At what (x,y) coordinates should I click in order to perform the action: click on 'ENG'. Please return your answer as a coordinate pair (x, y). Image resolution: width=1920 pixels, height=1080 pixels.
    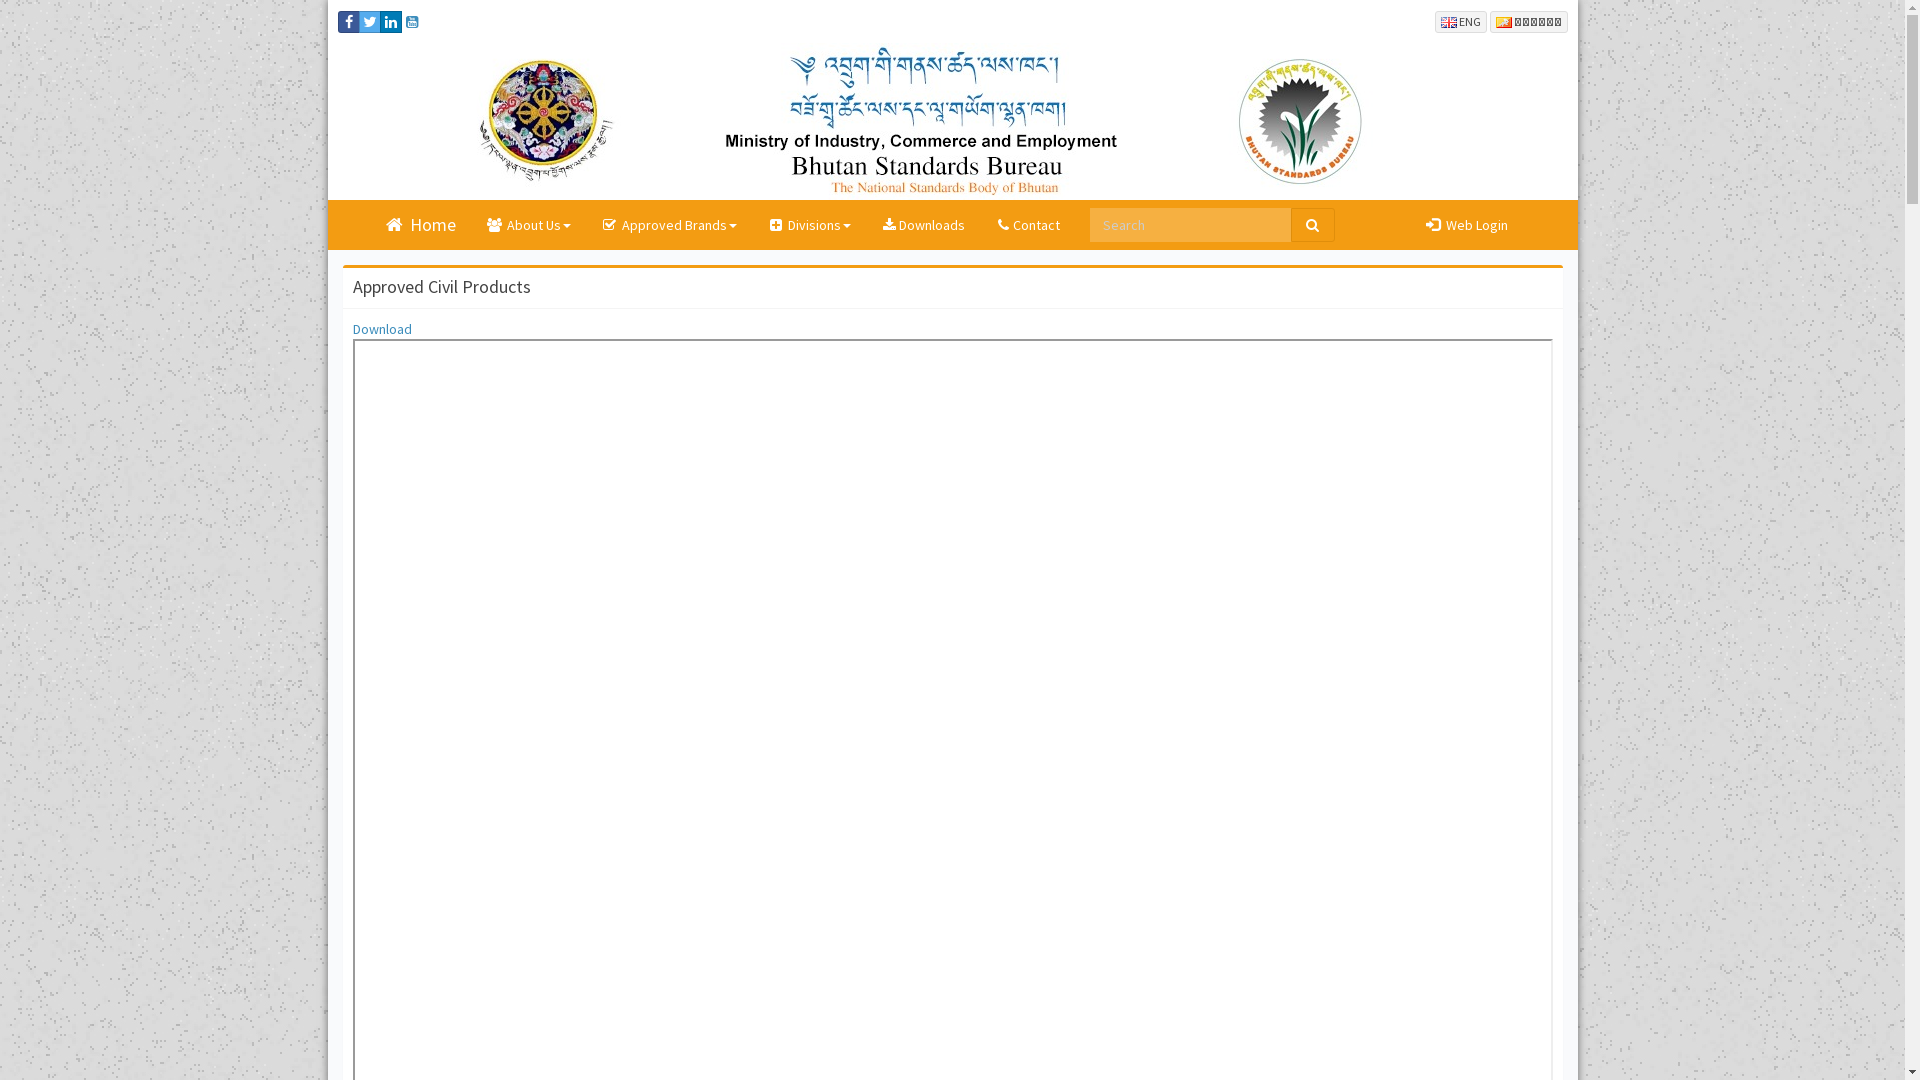
    Looking at the image, I should click on (1459, 19).